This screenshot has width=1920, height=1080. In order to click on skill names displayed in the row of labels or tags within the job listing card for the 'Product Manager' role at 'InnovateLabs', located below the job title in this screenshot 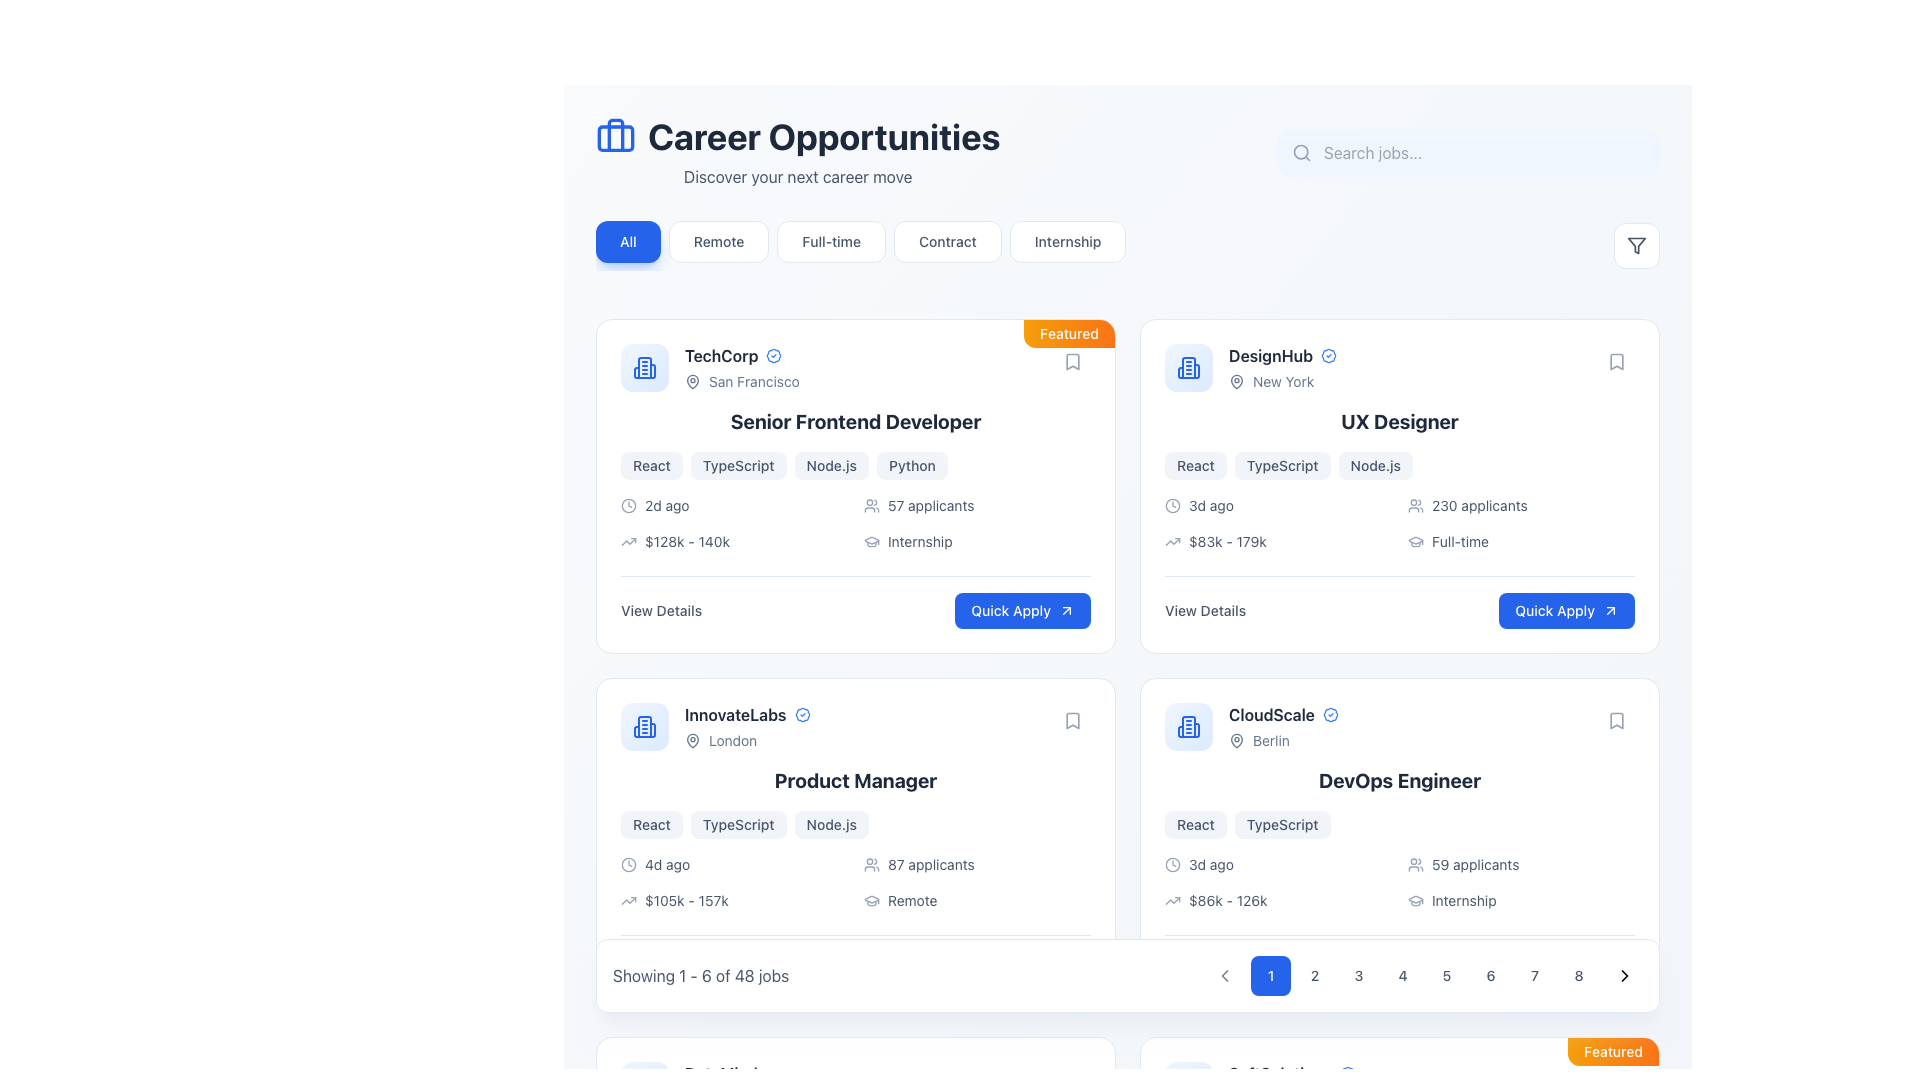, I will do `click(855, 825)`.